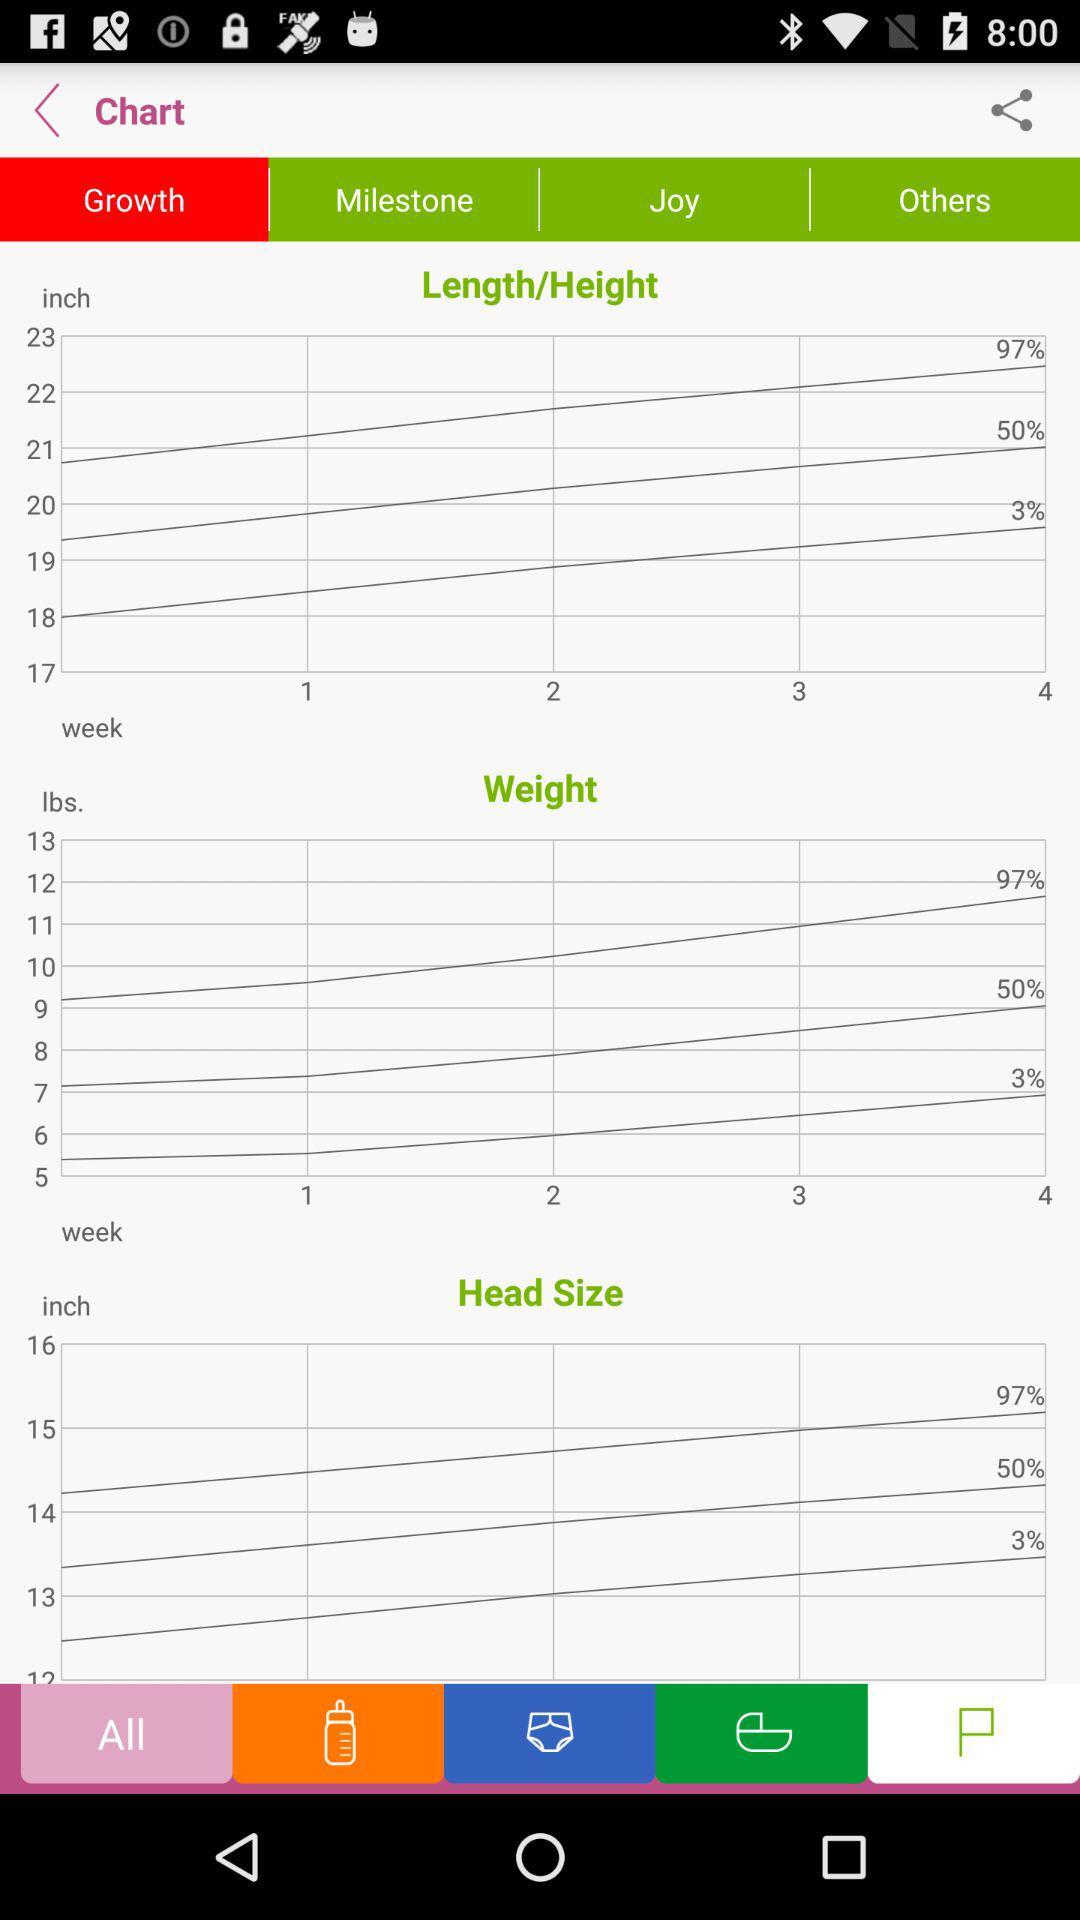 The width and height of the screenshot is (1080, 1920). I want to click on go back, so click(46, 109).